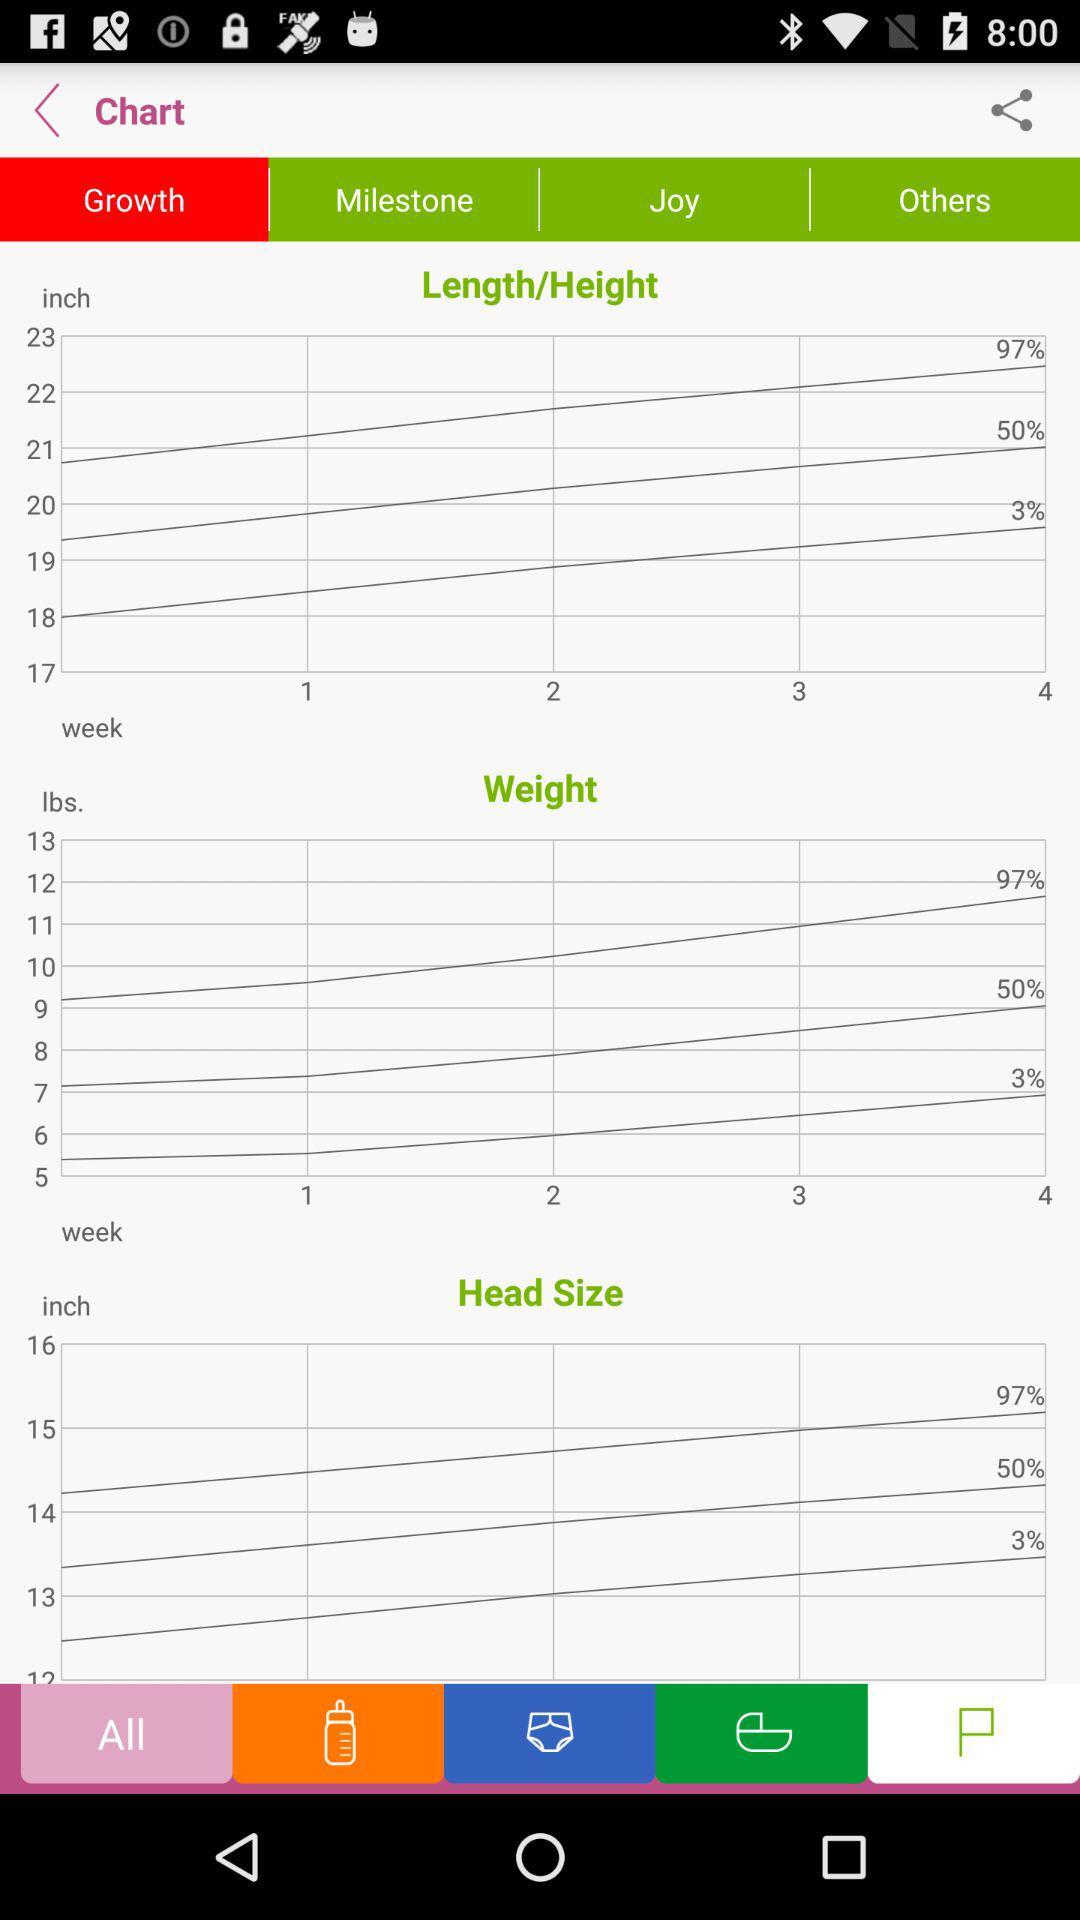 The width and height of the screenshot is (1080, 1920). I want to click on go back, so click(46, 109).